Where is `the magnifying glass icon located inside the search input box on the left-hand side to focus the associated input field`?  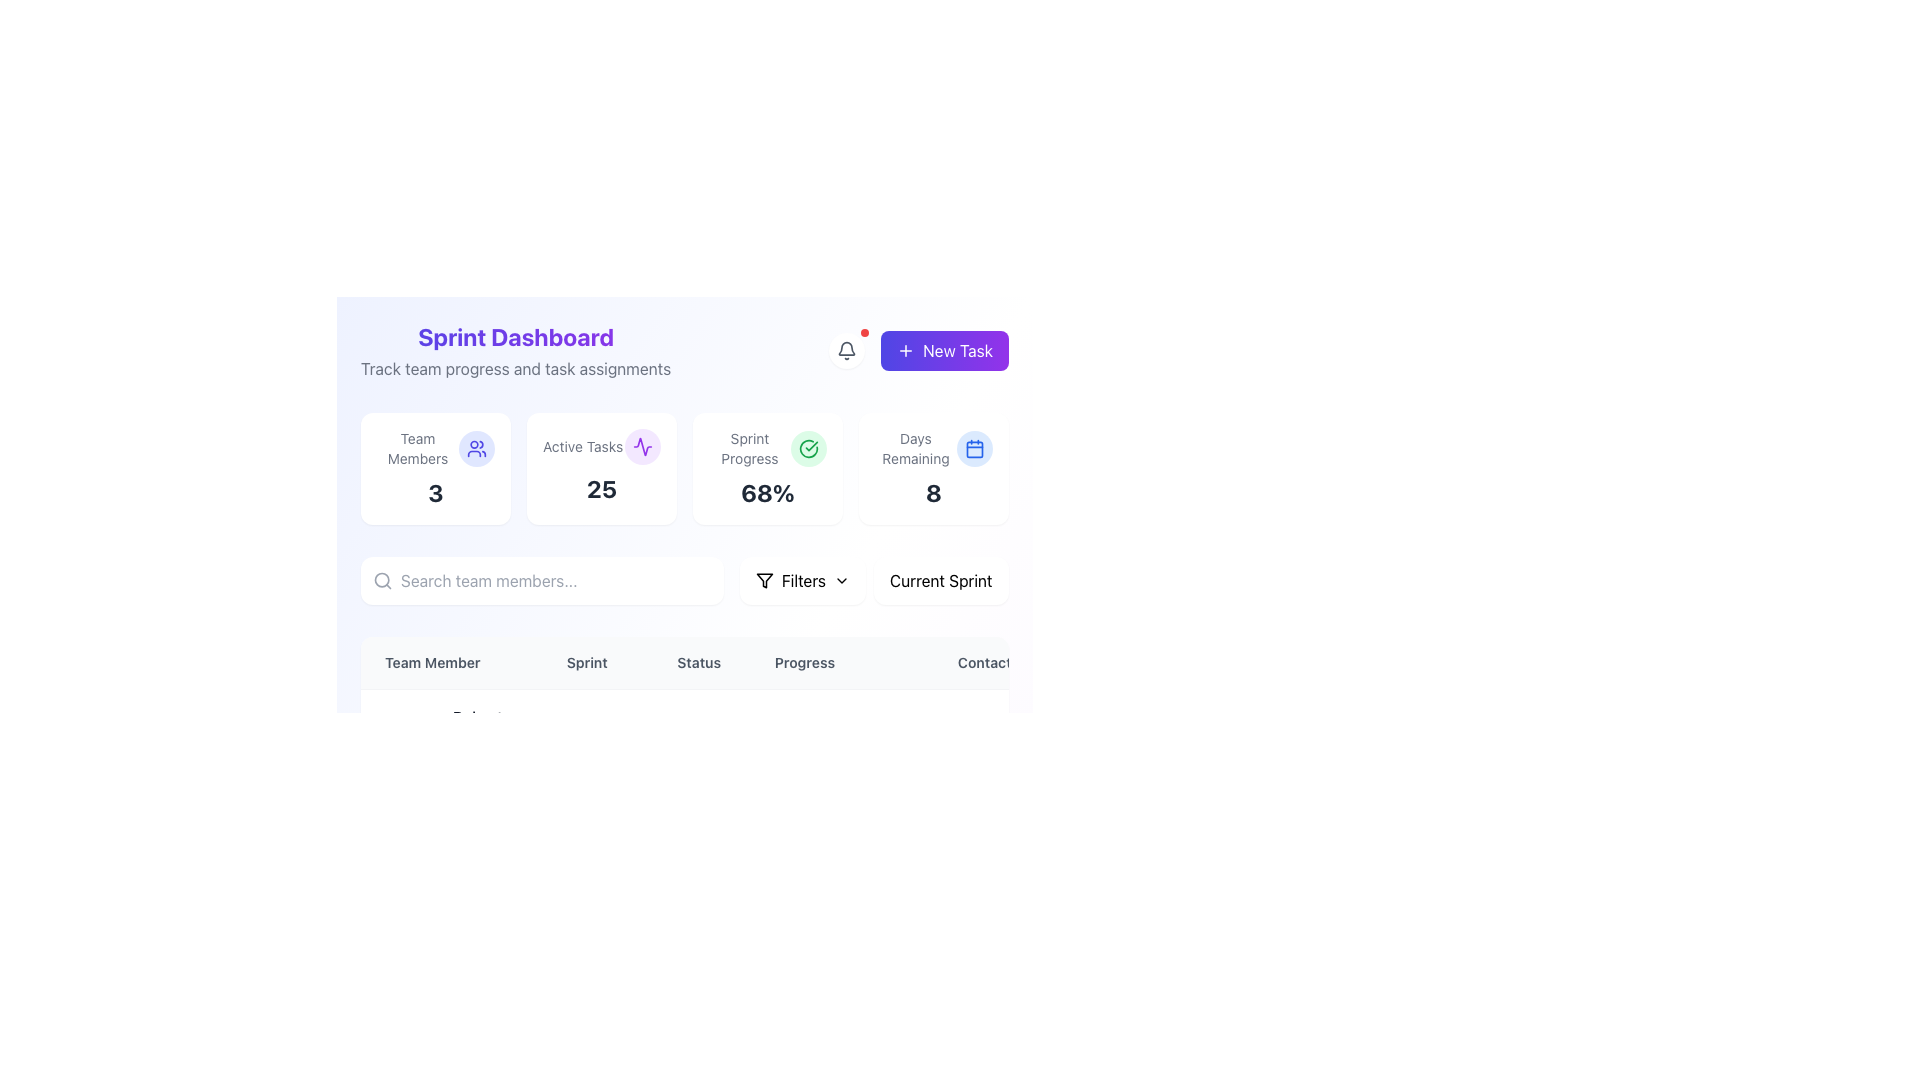
the magnifying glass icon located inside the search input box on the left-hand side to focus the associated input field is located at coordinates (383, 581).